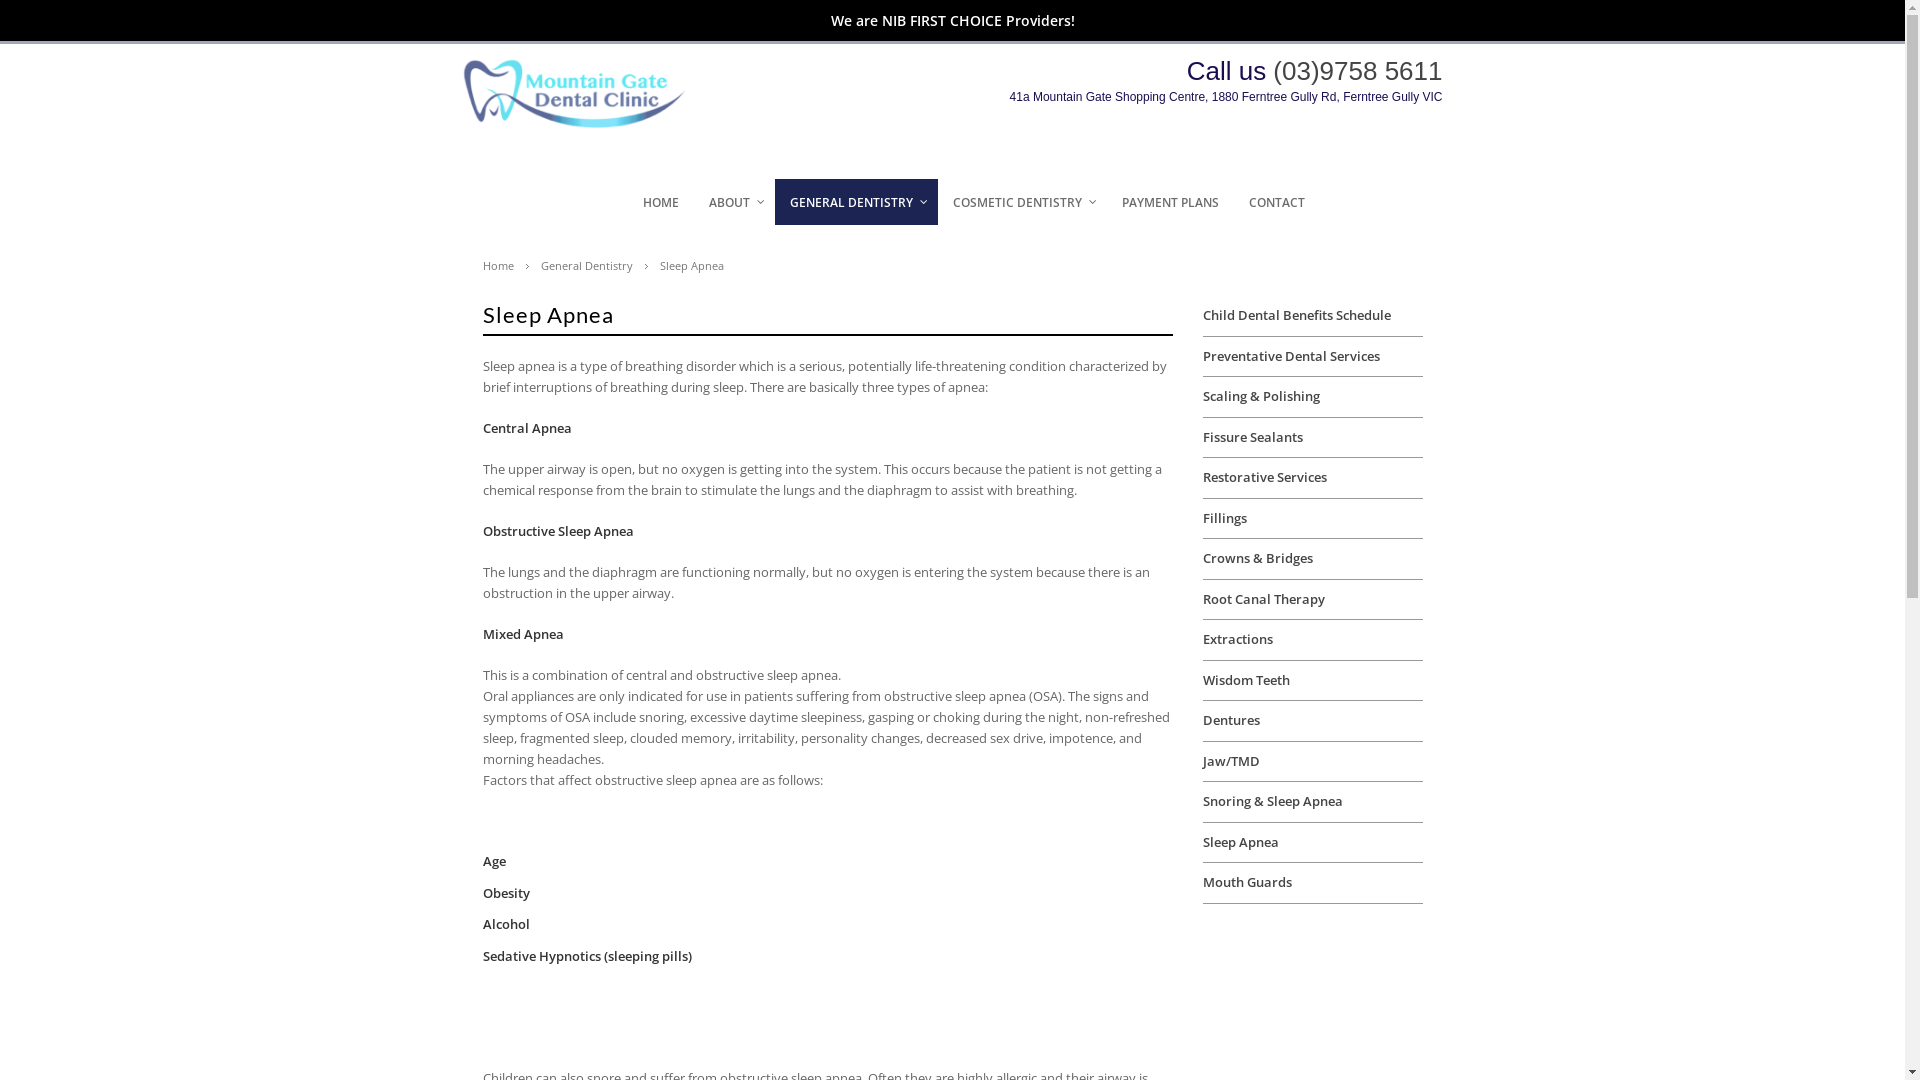 The image size is (1920, 1080). Describe the element at coordinates (627, 202) in the screenshot. I see `'HOME'` at that location.